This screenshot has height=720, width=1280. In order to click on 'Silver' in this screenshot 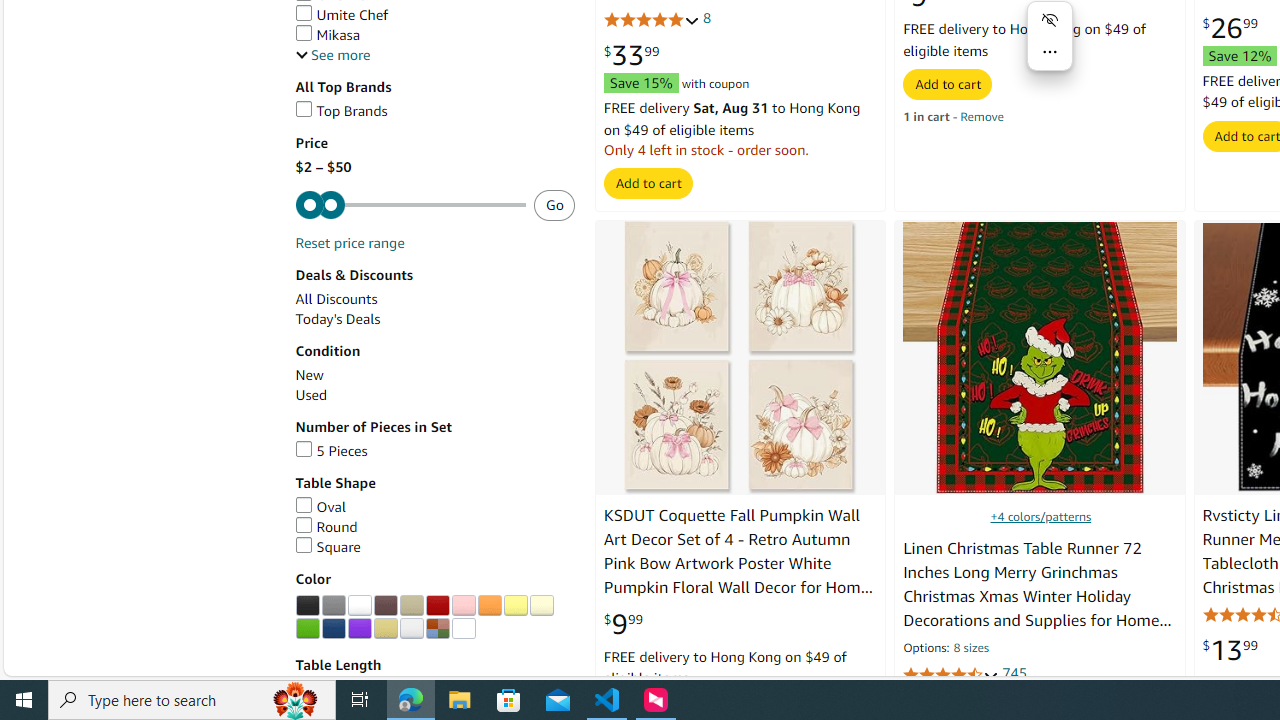, I will do `click(410, 627)`.